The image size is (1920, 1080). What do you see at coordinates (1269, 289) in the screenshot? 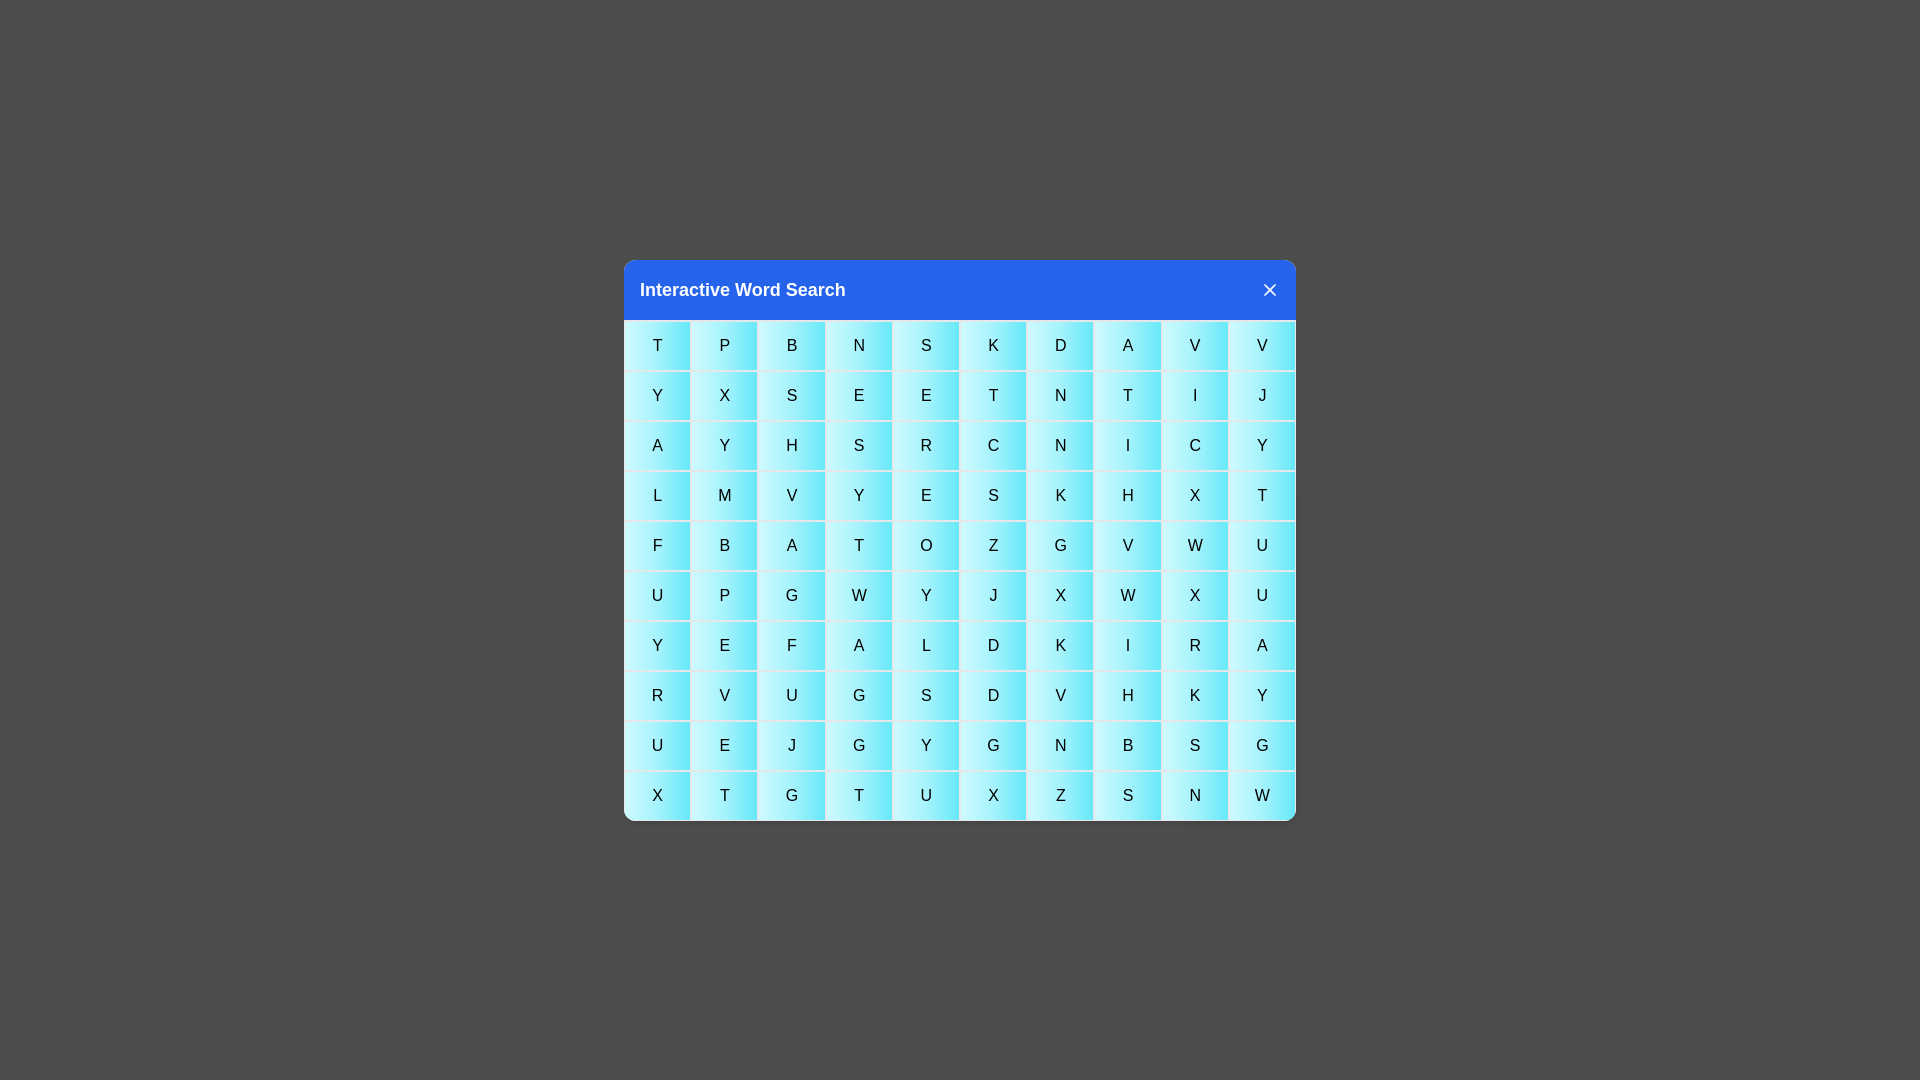
I see `close button to close the dialog` at bounding box center [1269, 289].